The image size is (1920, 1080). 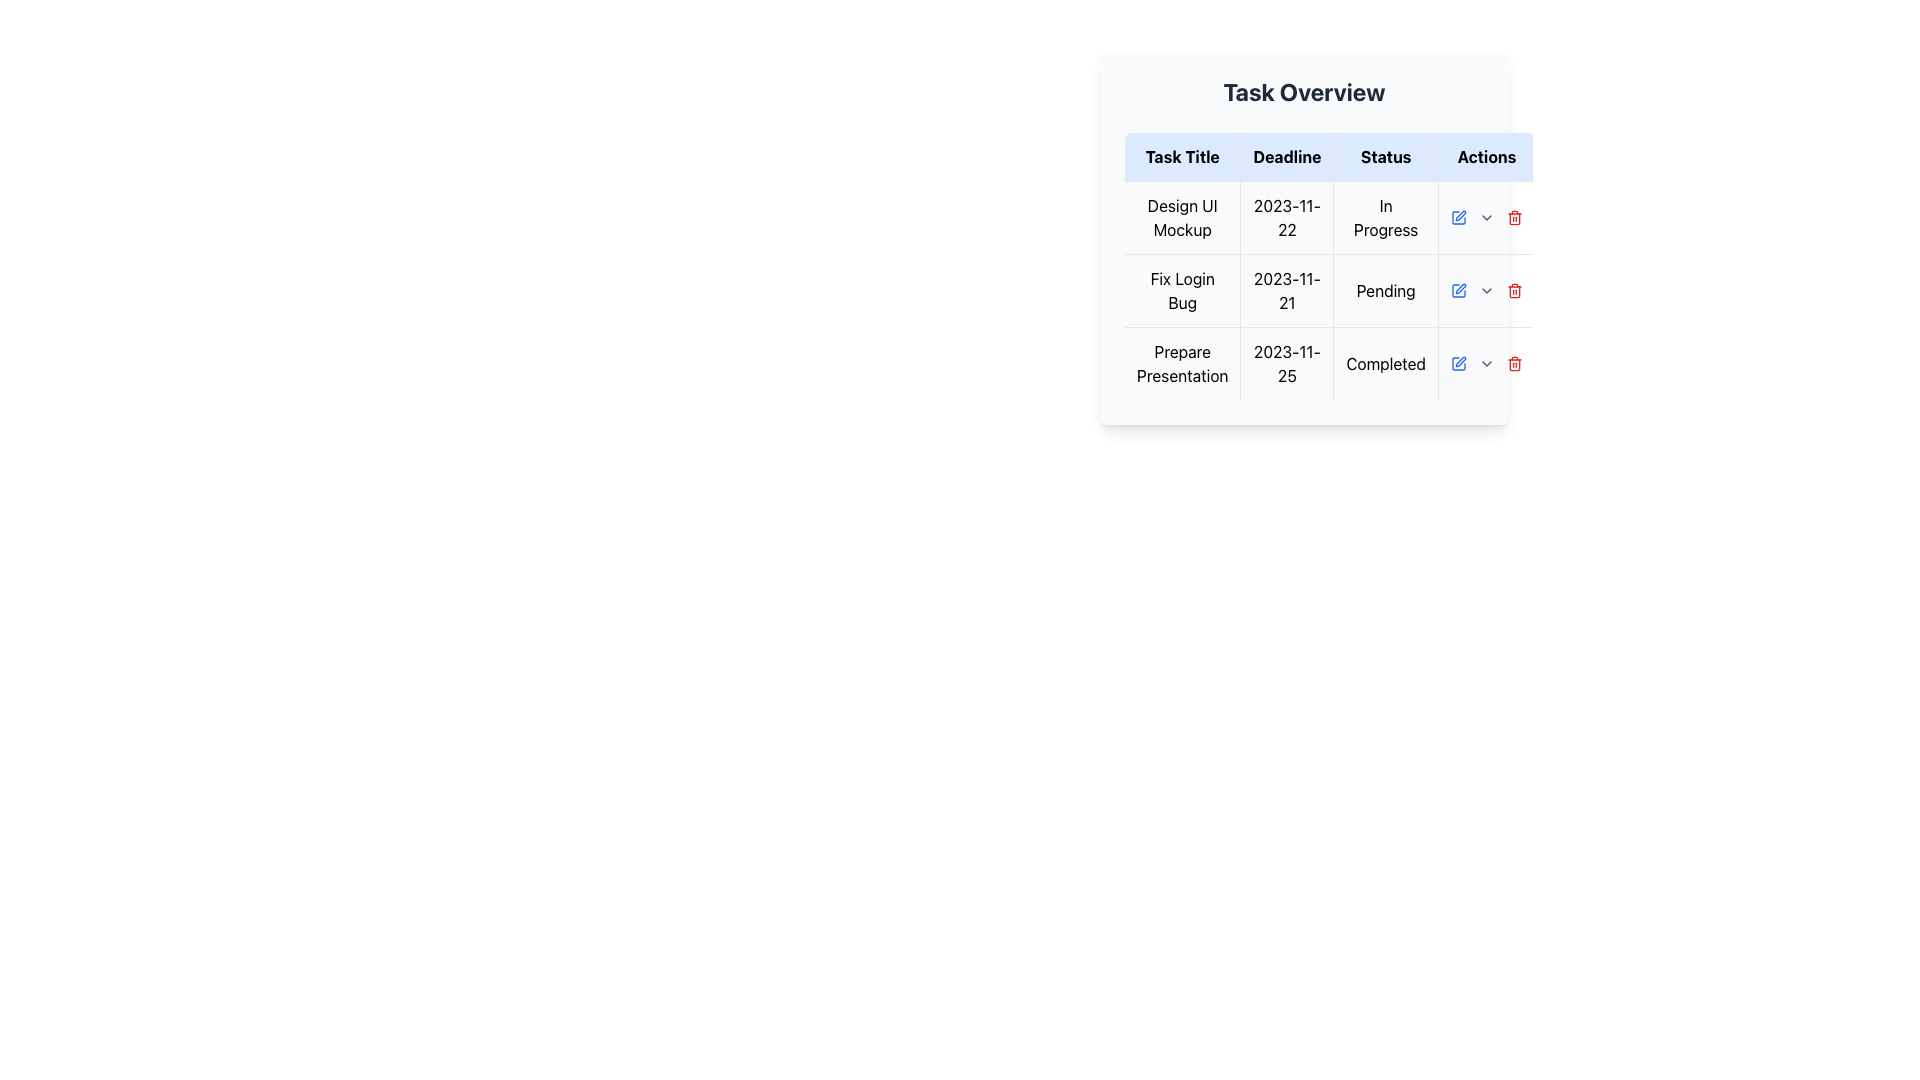 What do you see at coordinates (1287, 363) in the screenshot?
I see `the Text Label displaying the deadline date for the task 'Prepare Presentation', located beneath the 'Deadline' column in the table` at bounding box center [1287, 363].